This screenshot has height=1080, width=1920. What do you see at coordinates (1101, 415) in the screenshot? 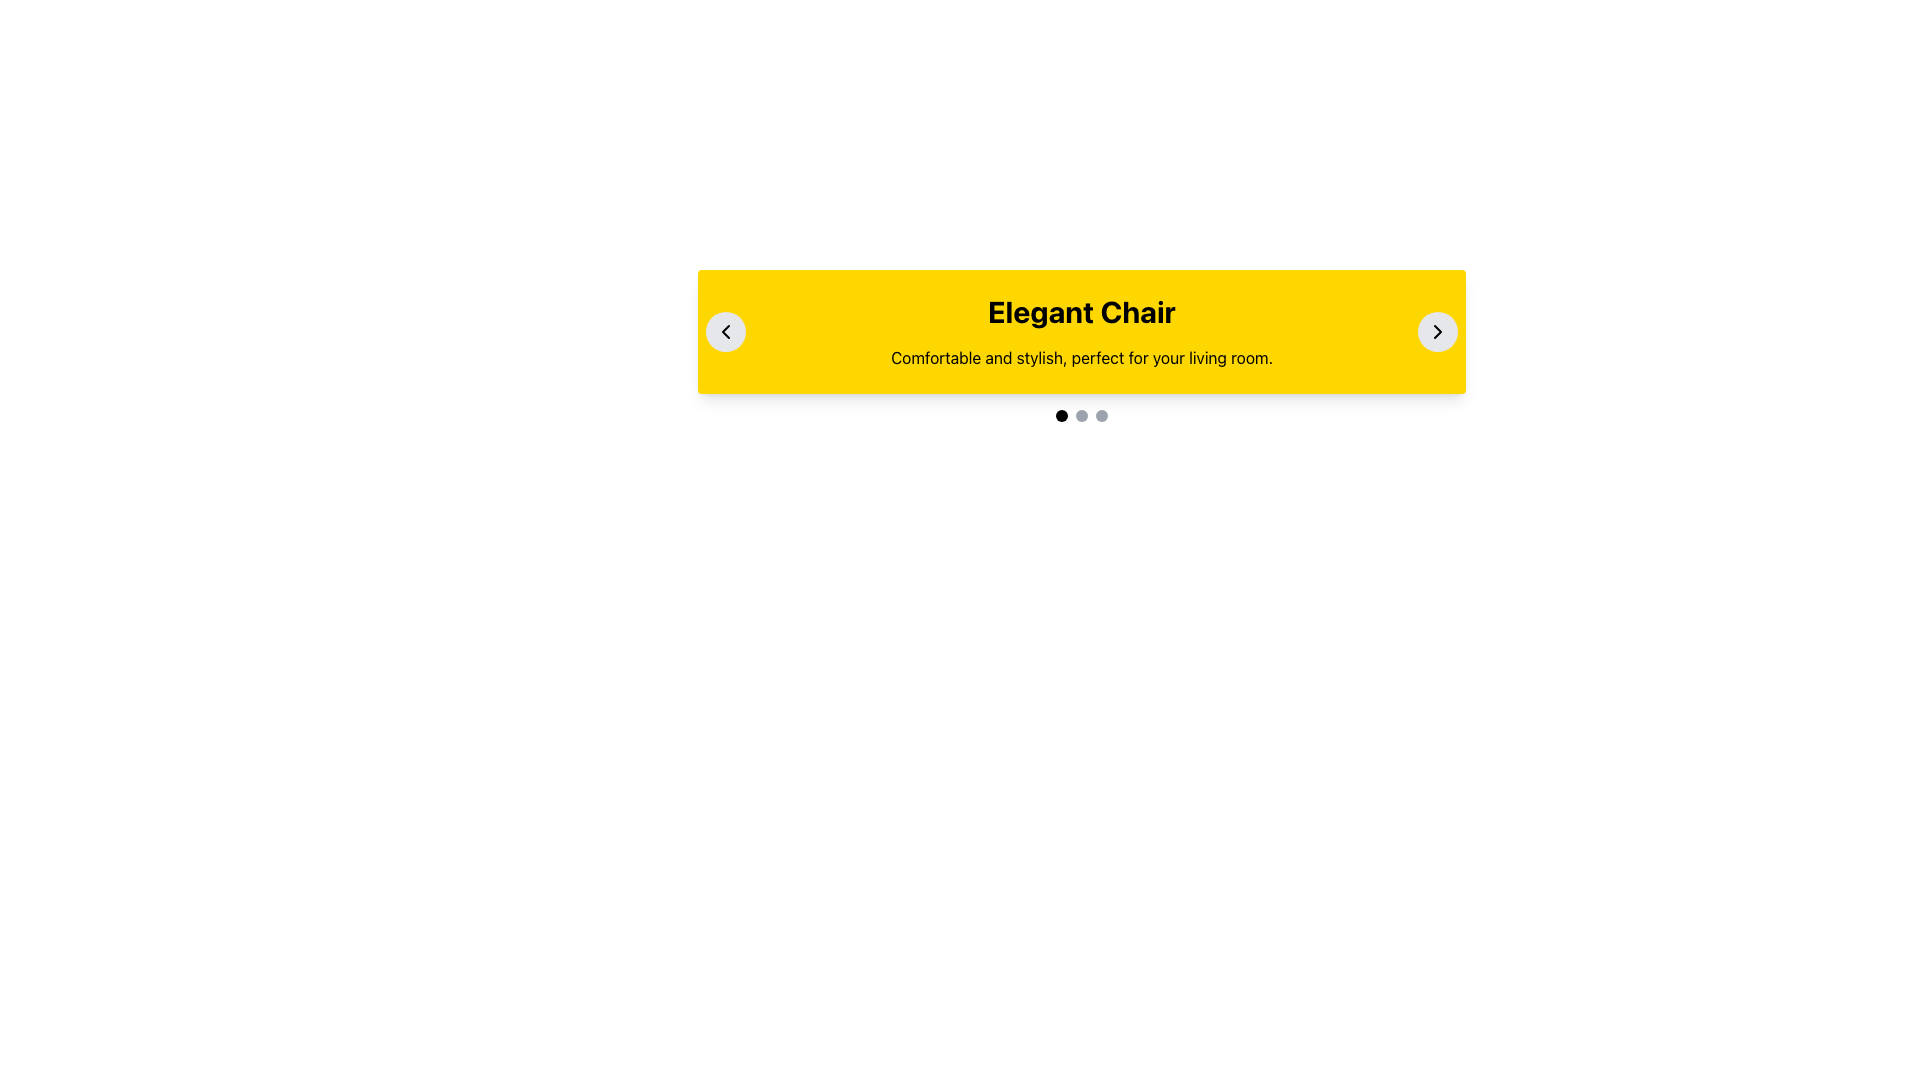
I see `the third small circular button or step indicator that is gray and represents a step in a progression below the 'Elegant Chair' banner` at bounding box center [1101, 415].